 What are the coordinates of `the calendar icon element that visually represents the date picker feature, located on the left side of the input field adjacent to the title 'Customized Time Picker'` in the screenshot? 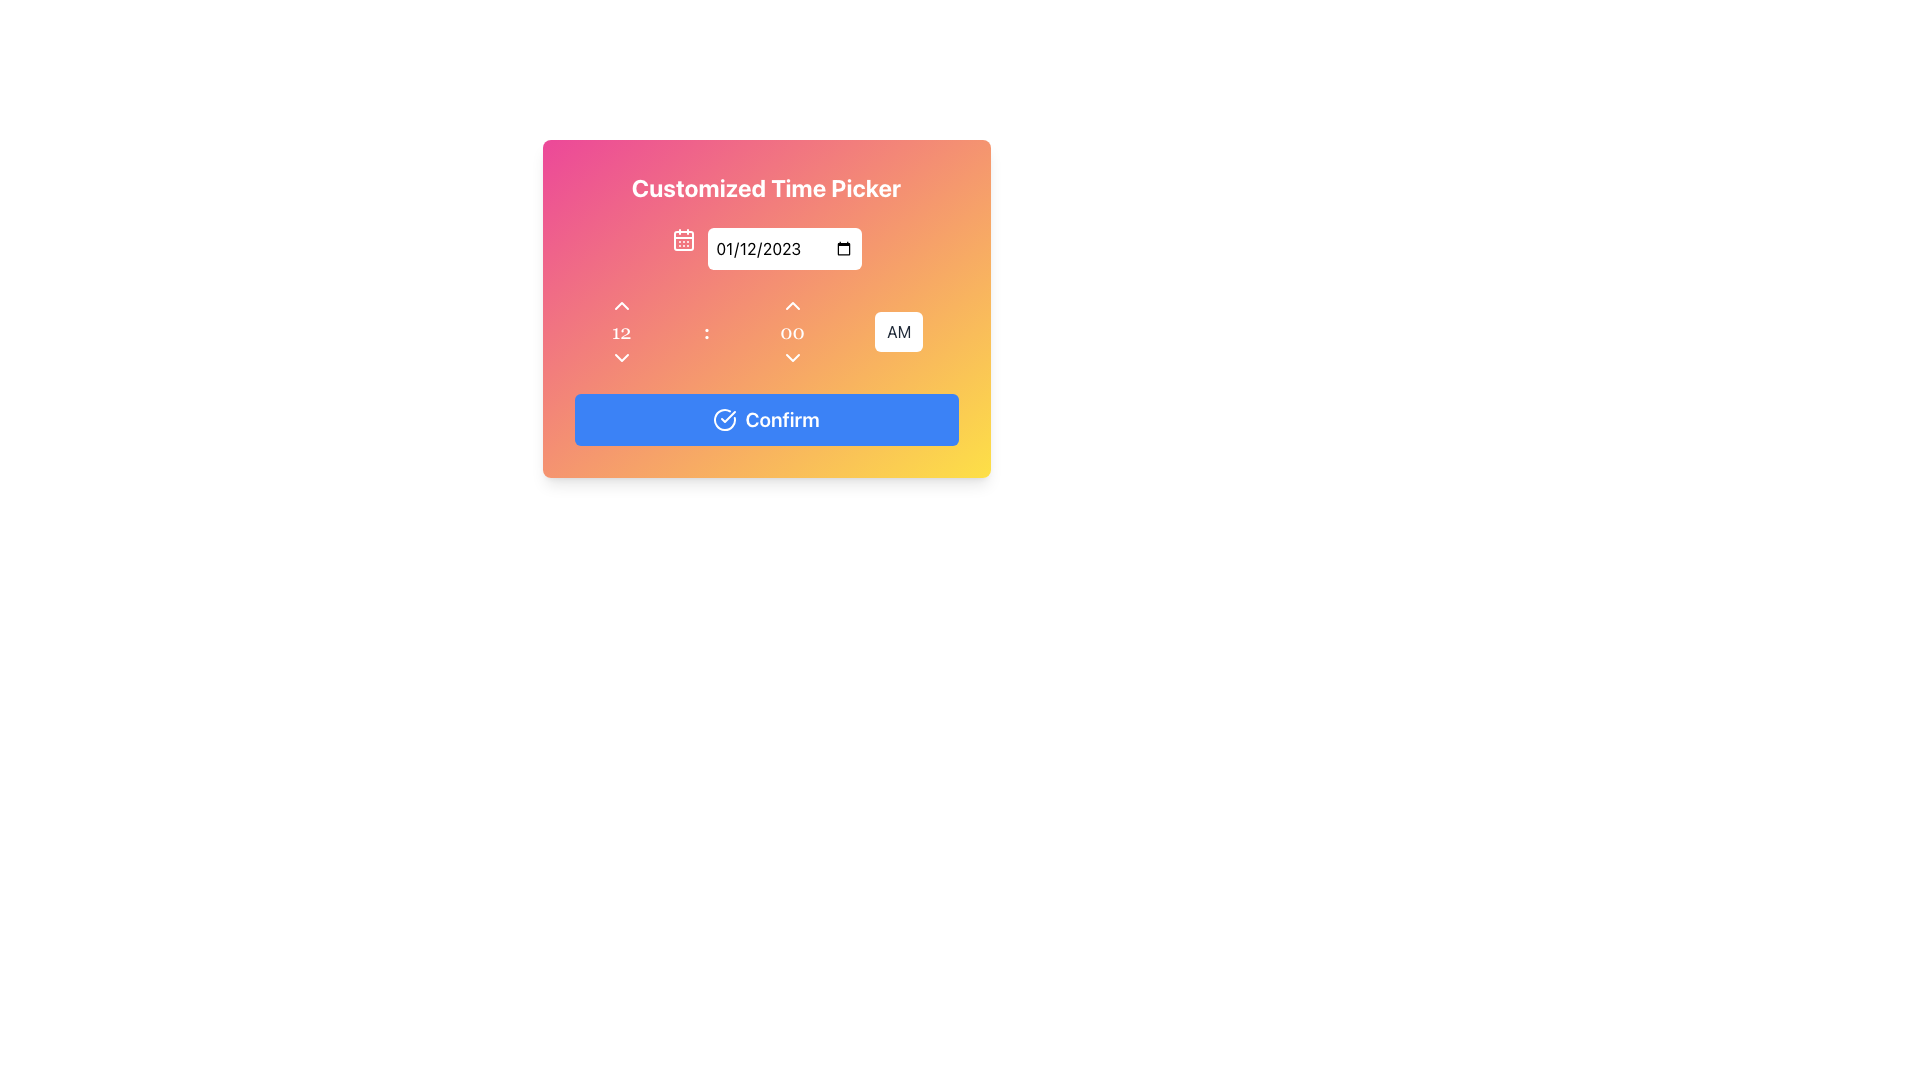 It's located at (683, 238).